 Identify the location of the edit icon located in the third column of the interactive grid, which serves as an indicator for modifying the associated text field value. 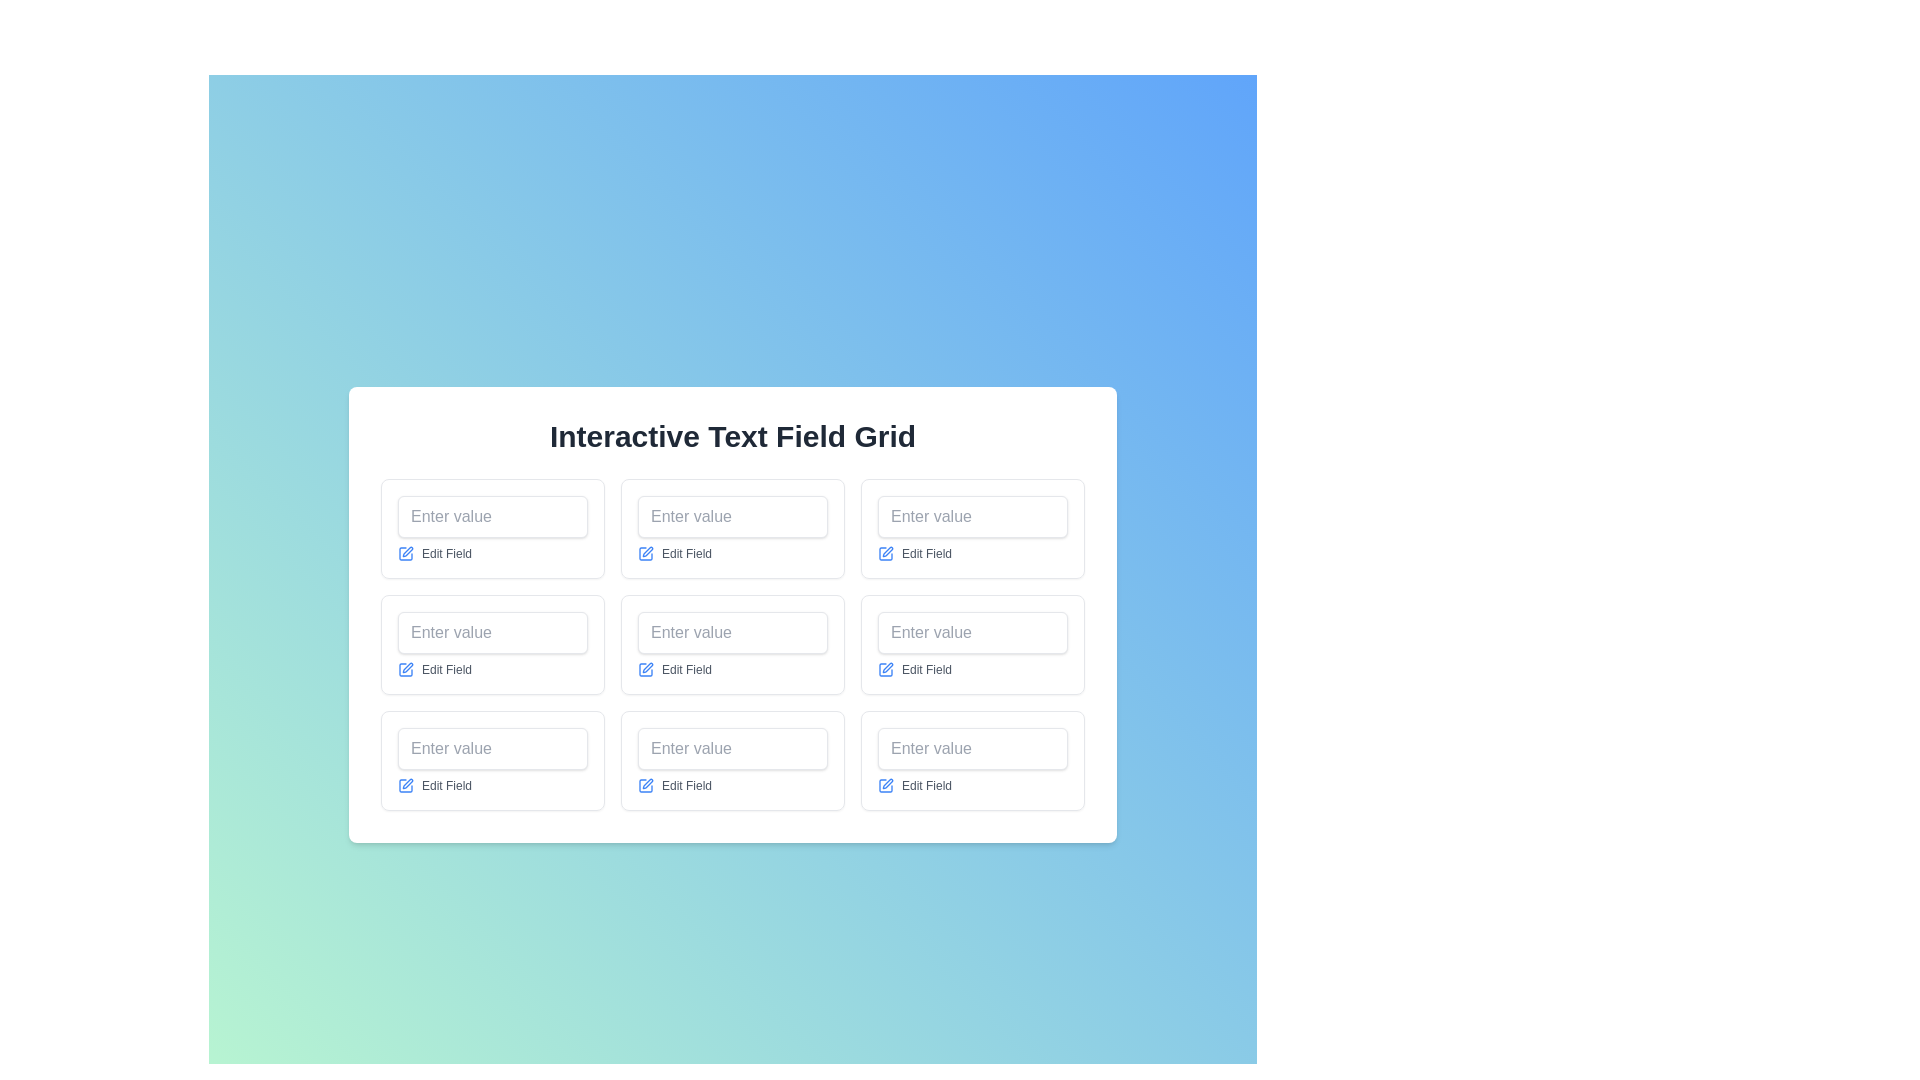
(887, 551).